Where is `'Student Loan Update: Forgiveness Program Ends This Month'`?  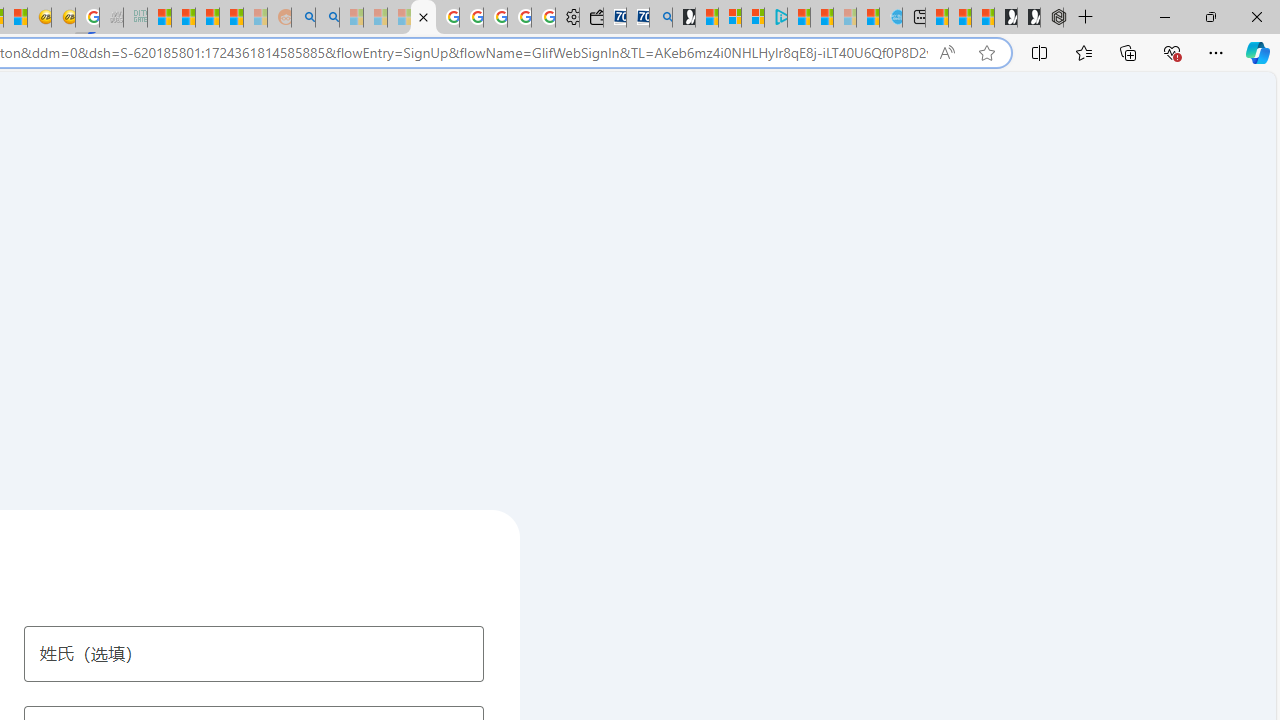
'Student Loan Update: Forgiveness Program Ends This Month' is located at coordinates (231, 17).